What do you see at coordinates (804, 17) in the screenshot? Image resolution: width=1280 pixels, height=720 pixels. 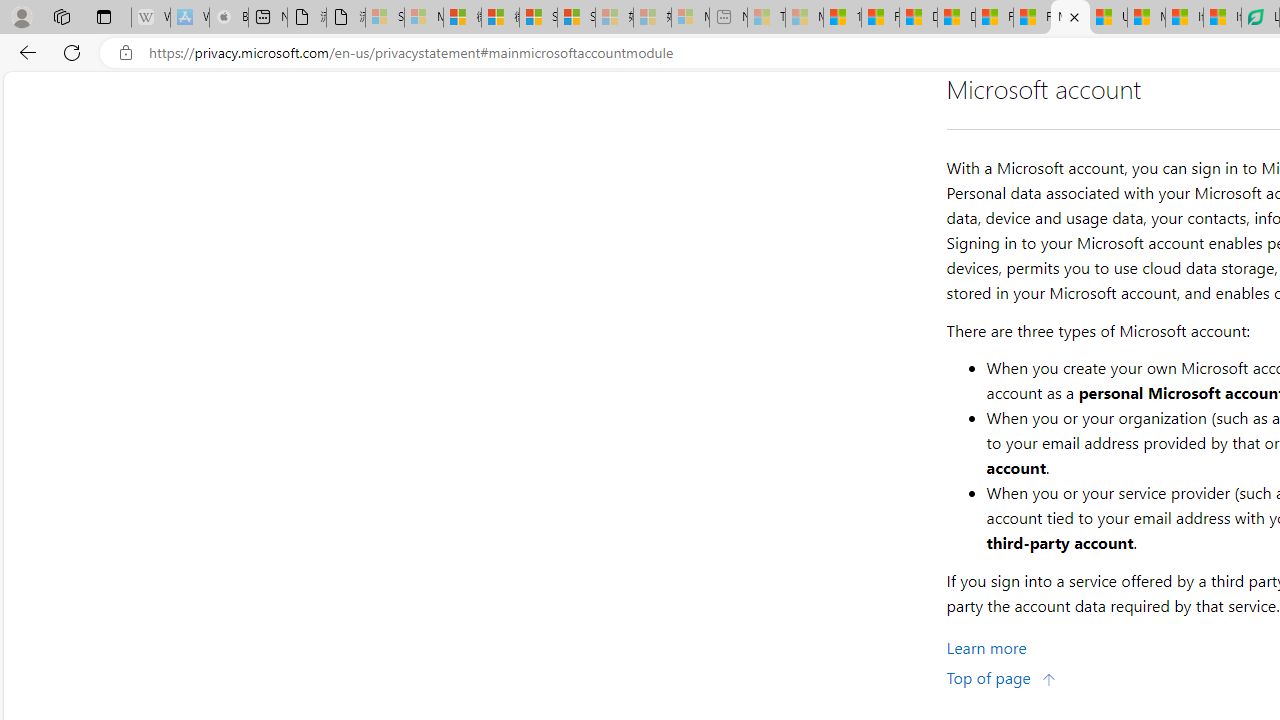 I see `'Marine life - MSN - Sleeping'` at bounding box center [804, 17].